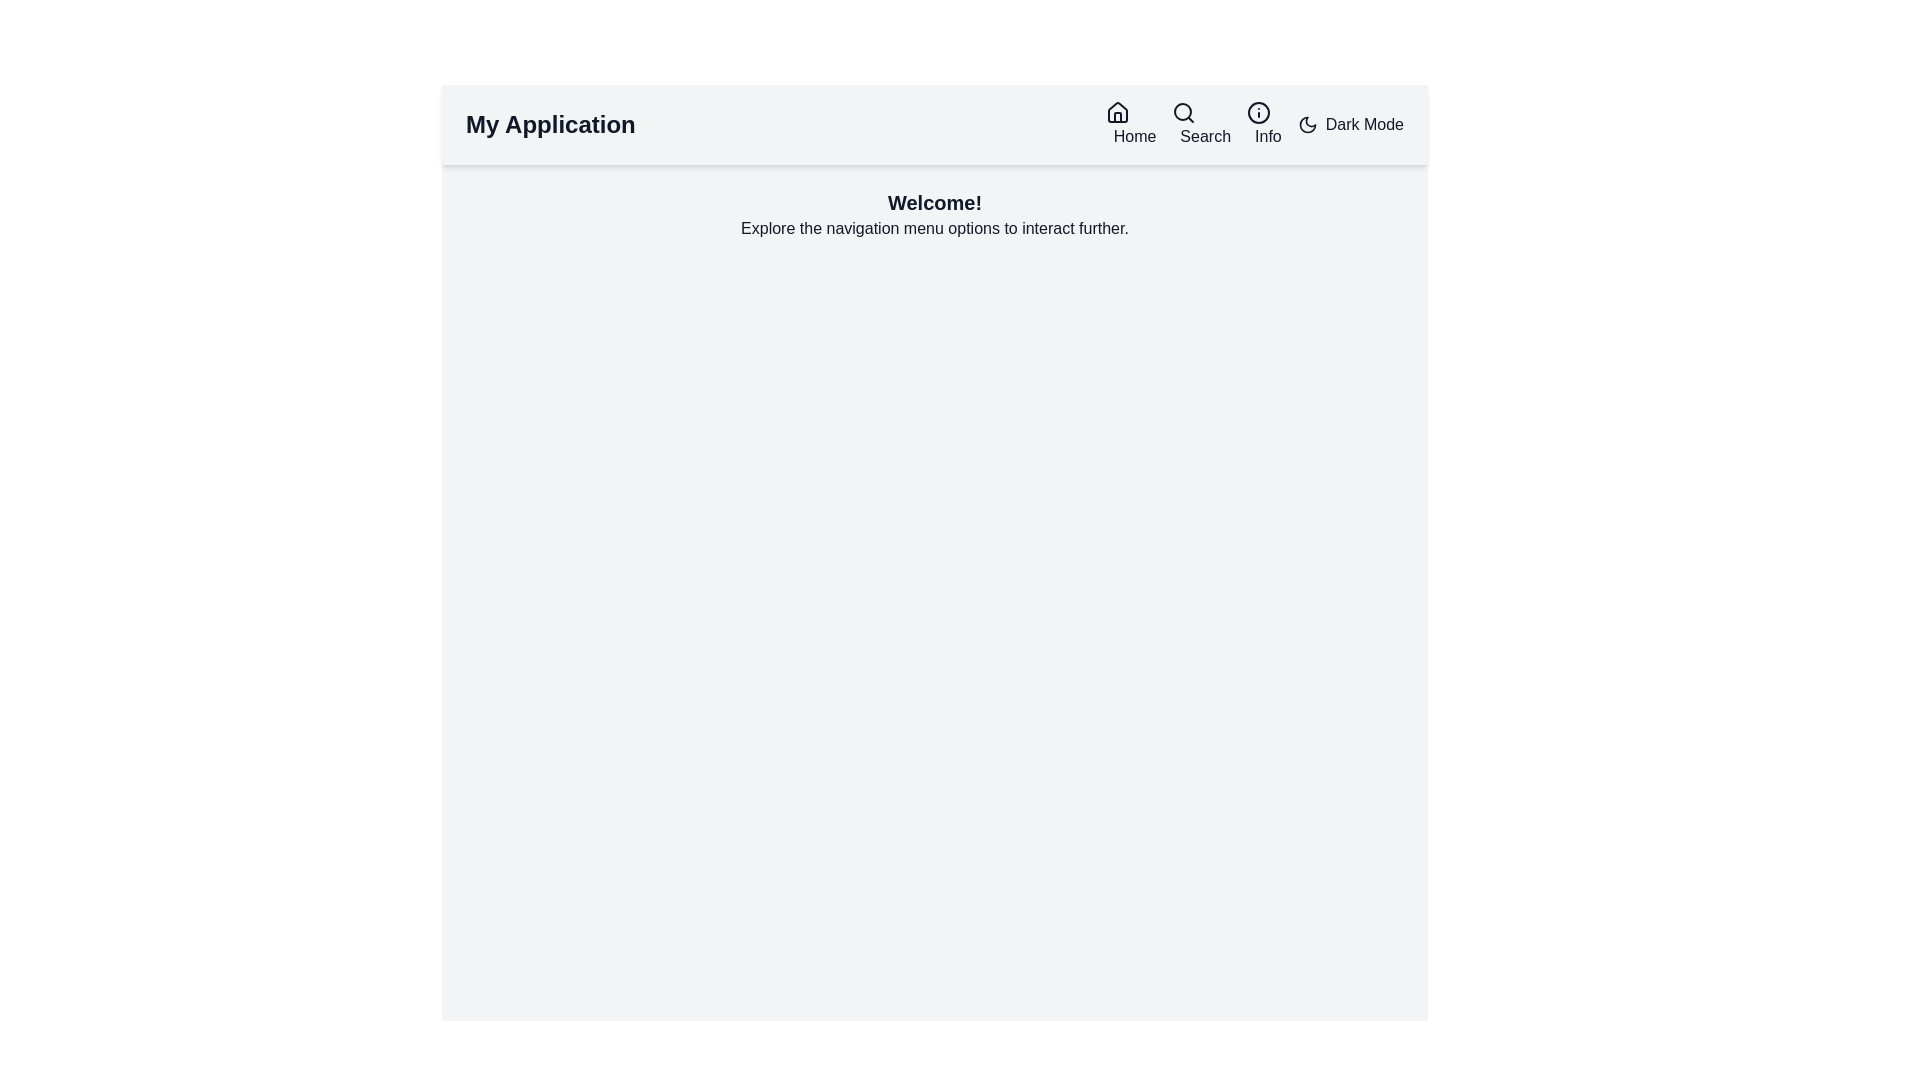  Describe the element at coordinates (934, 203) in the screenshot. I see `text label that displays 'Welcome!' which is a bolded, large text located near the top center of the page` at that location.